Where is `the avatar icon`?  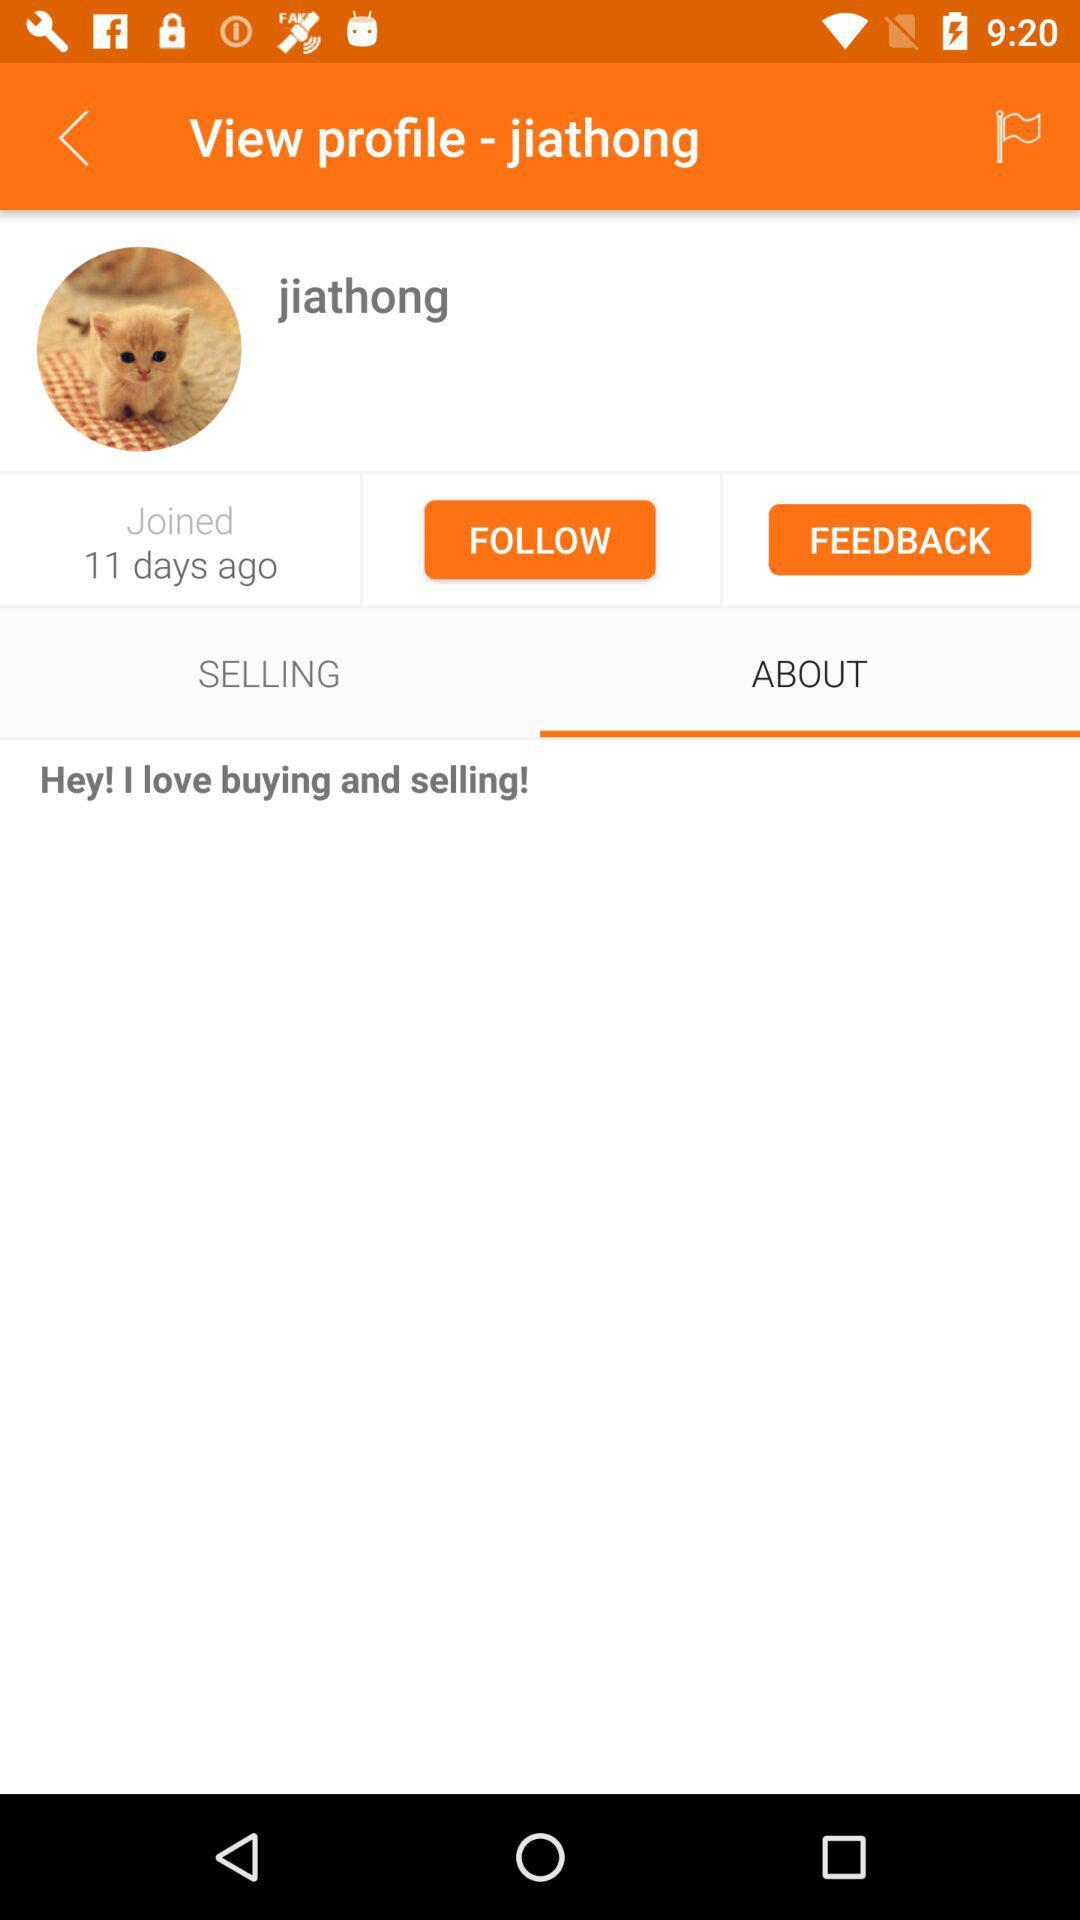
the avatar icon is located at coordinates (138, 349).